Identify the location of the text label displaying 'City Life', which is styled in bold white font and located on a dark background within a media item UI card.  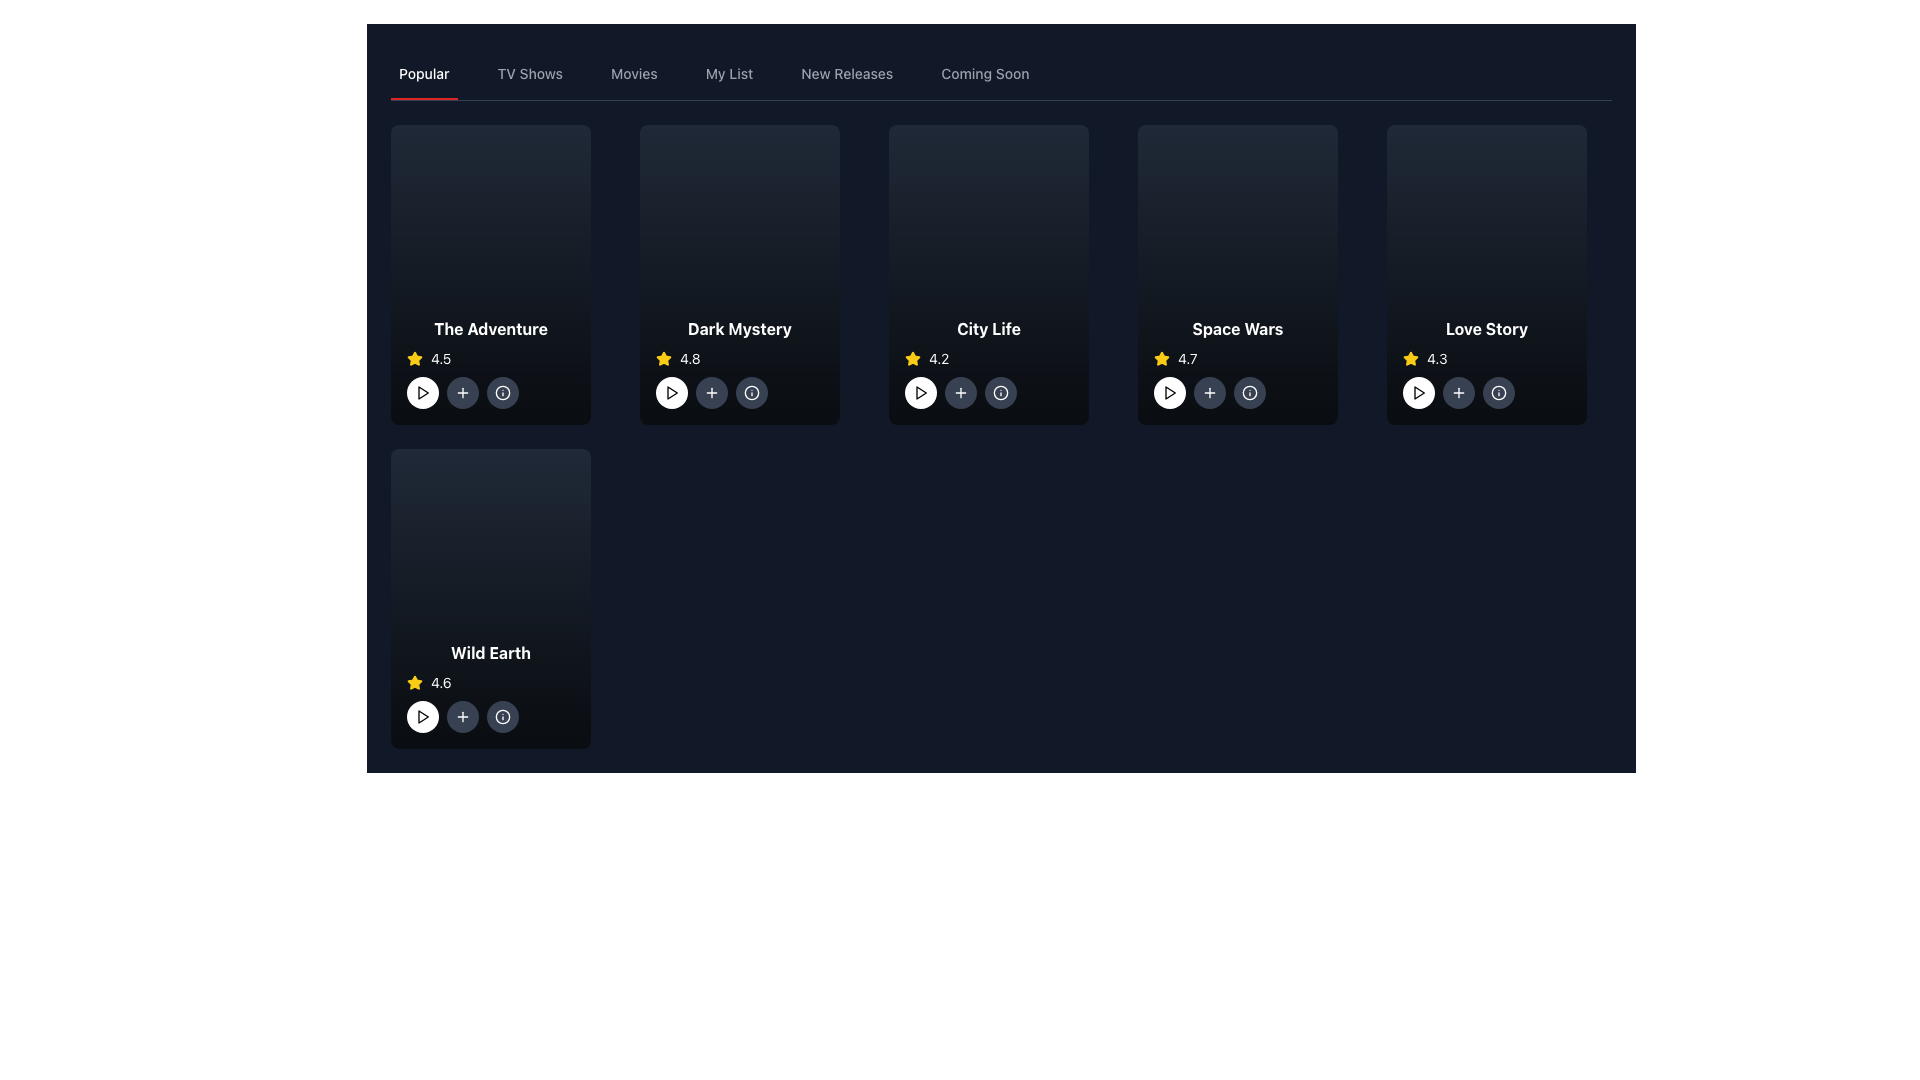
(988, 327).